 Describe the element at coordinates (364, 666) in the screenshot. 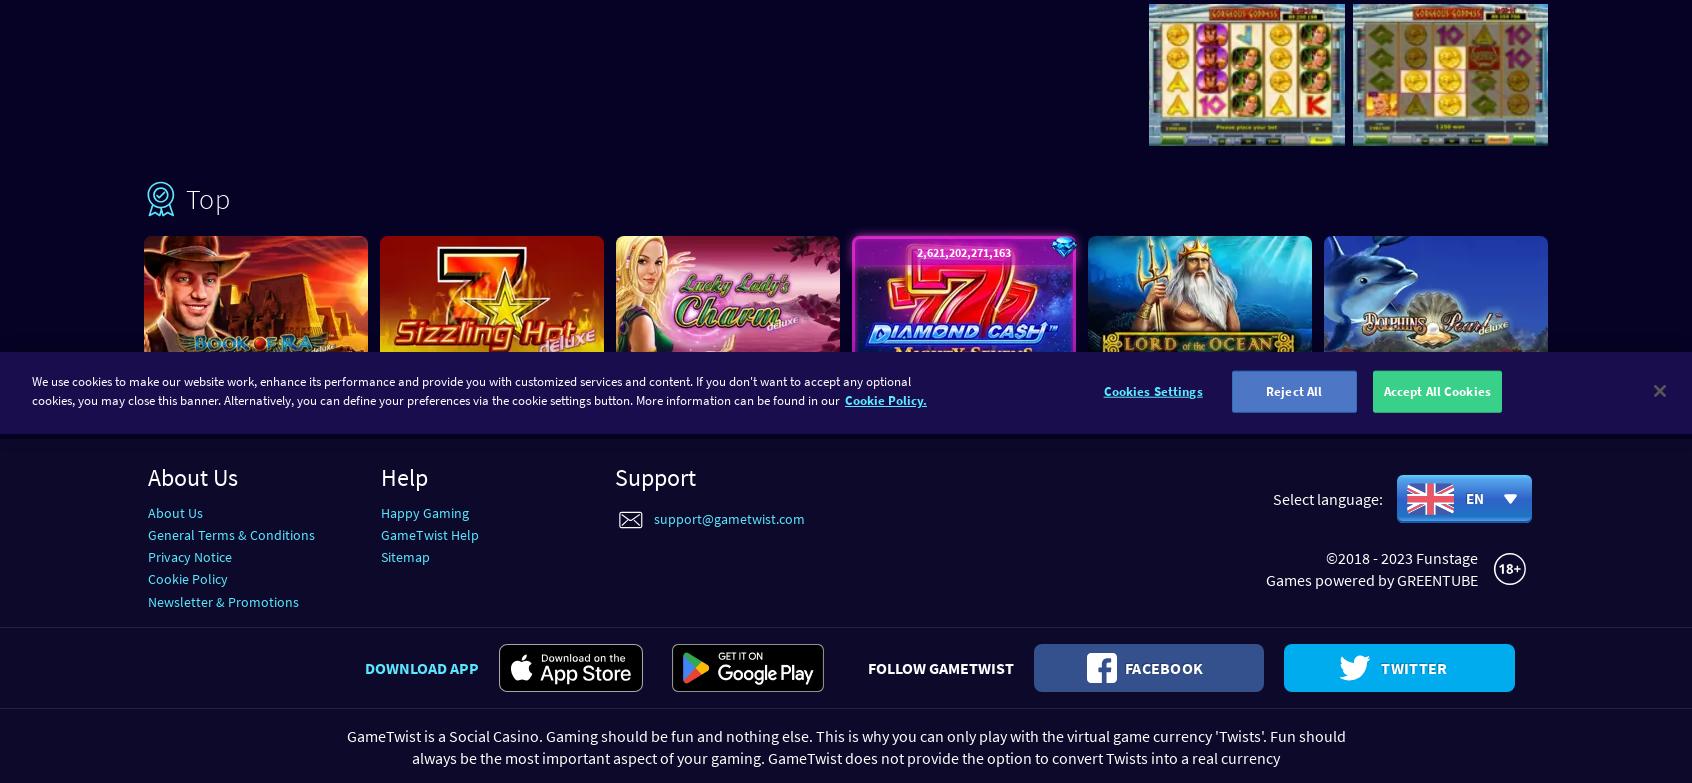

I see `'Download app'` at that location.